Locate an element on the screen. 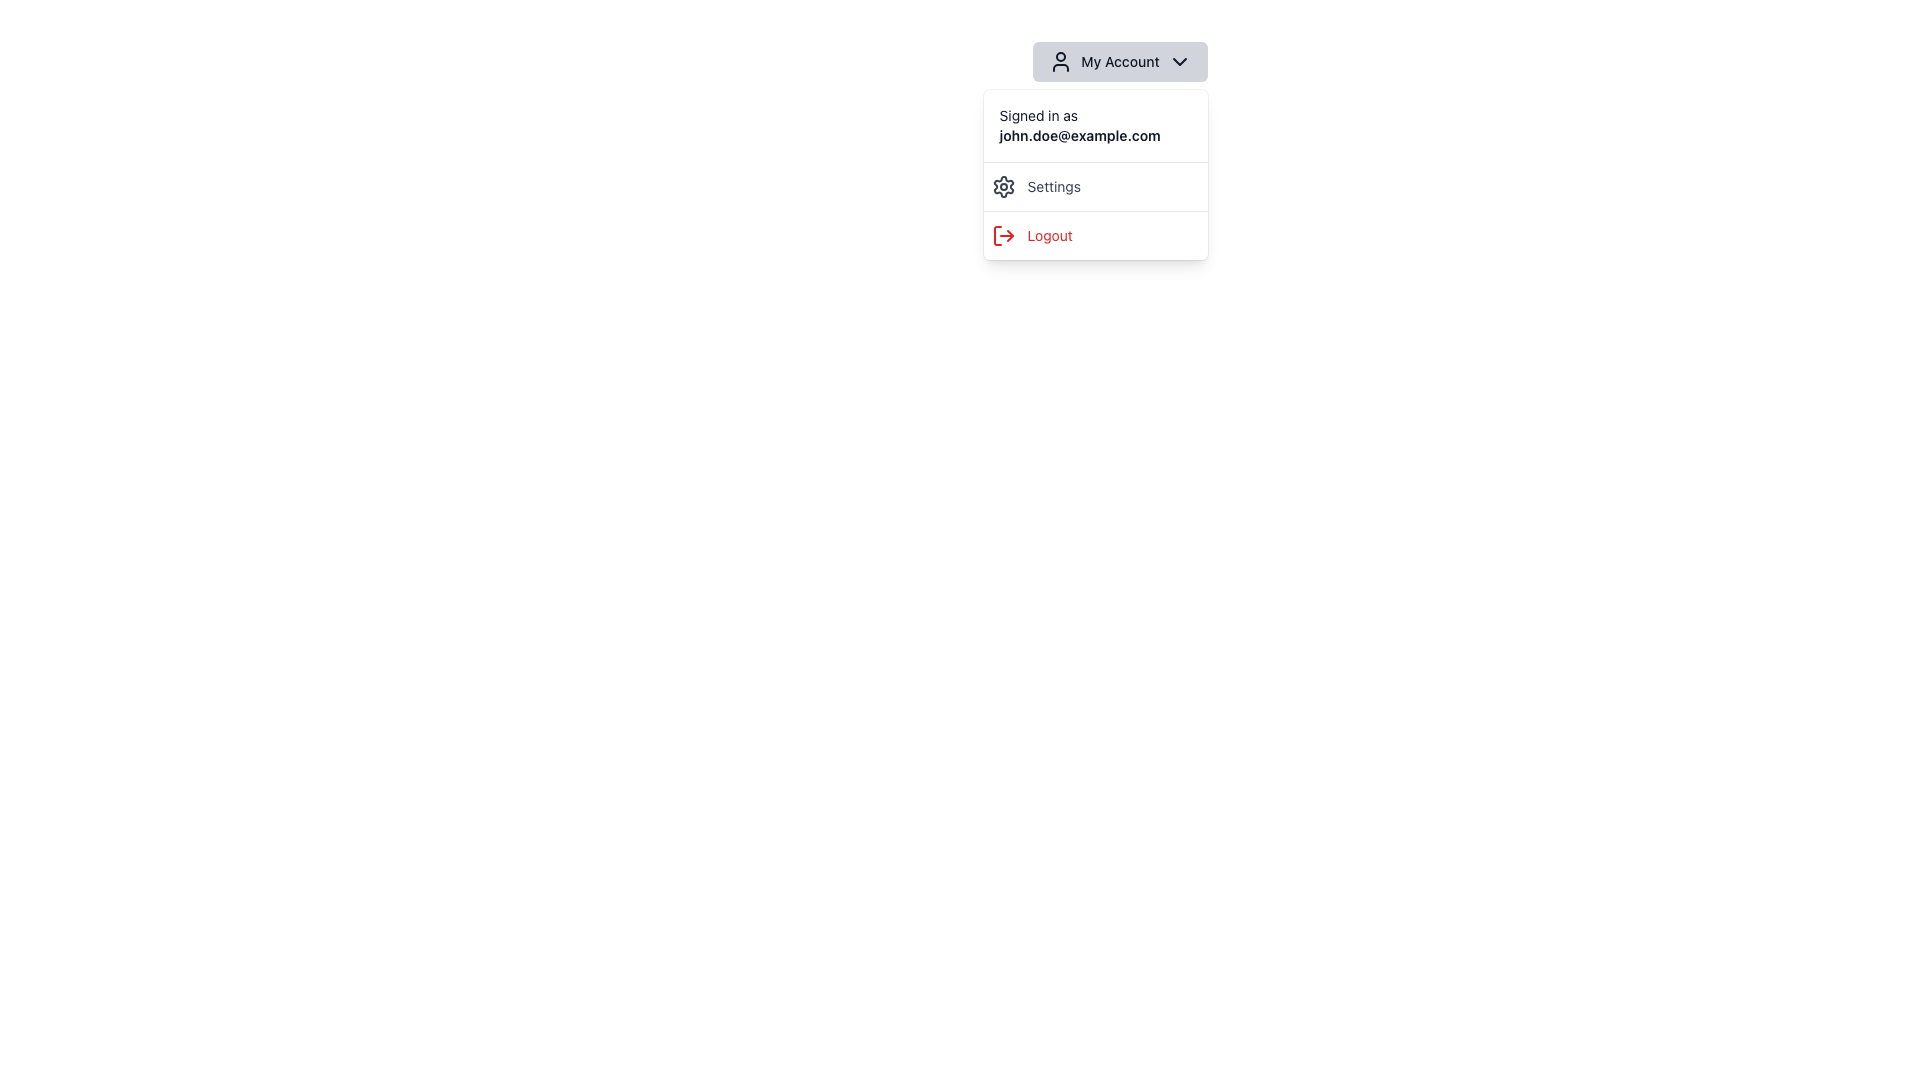 This screenshot has width=1920, height=1080. the dropdown trigger button located at the top-right section of the interface is located at coordinates (1120, 60).